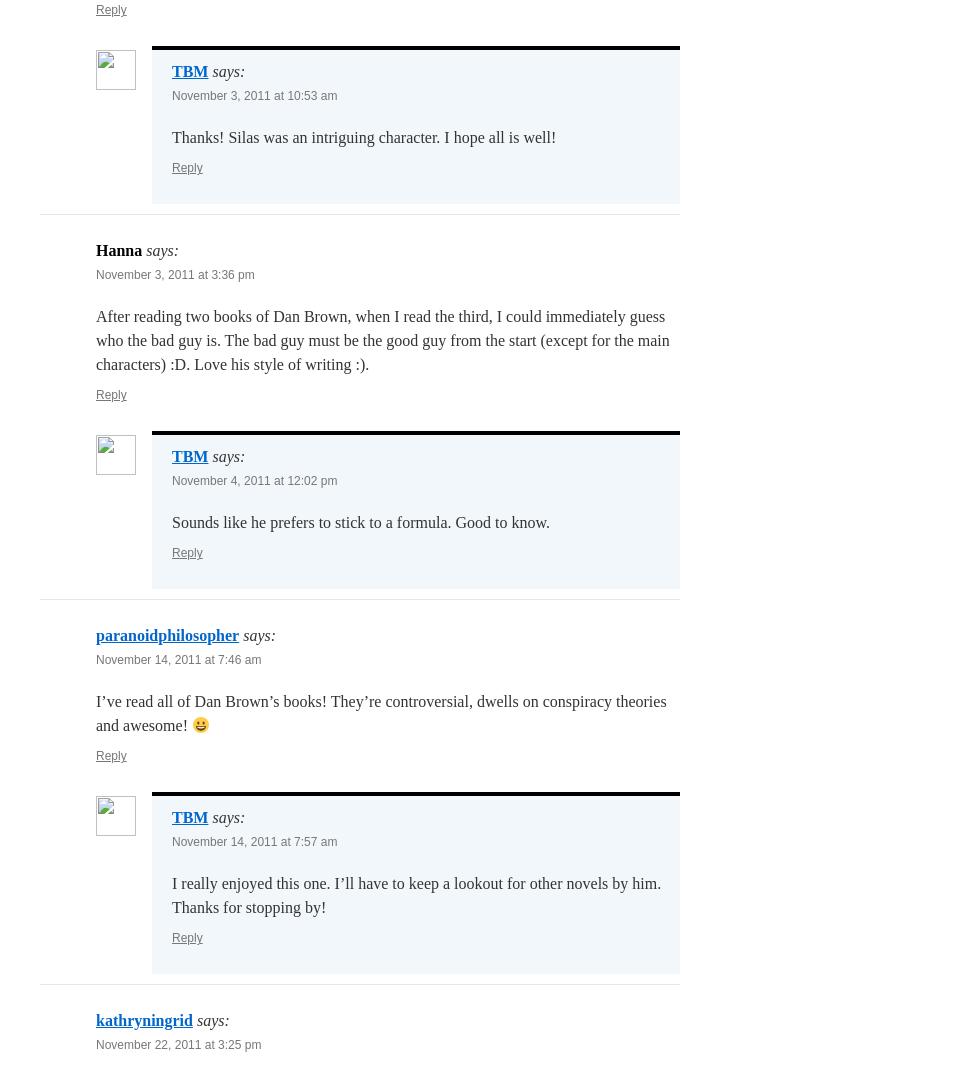 The width and height of the screenshot is (980, 1065). Describe the element at coordinates (254, 479) in the screenshot. I see `'November 4, 2011 at 12:02 pm'` at that location.